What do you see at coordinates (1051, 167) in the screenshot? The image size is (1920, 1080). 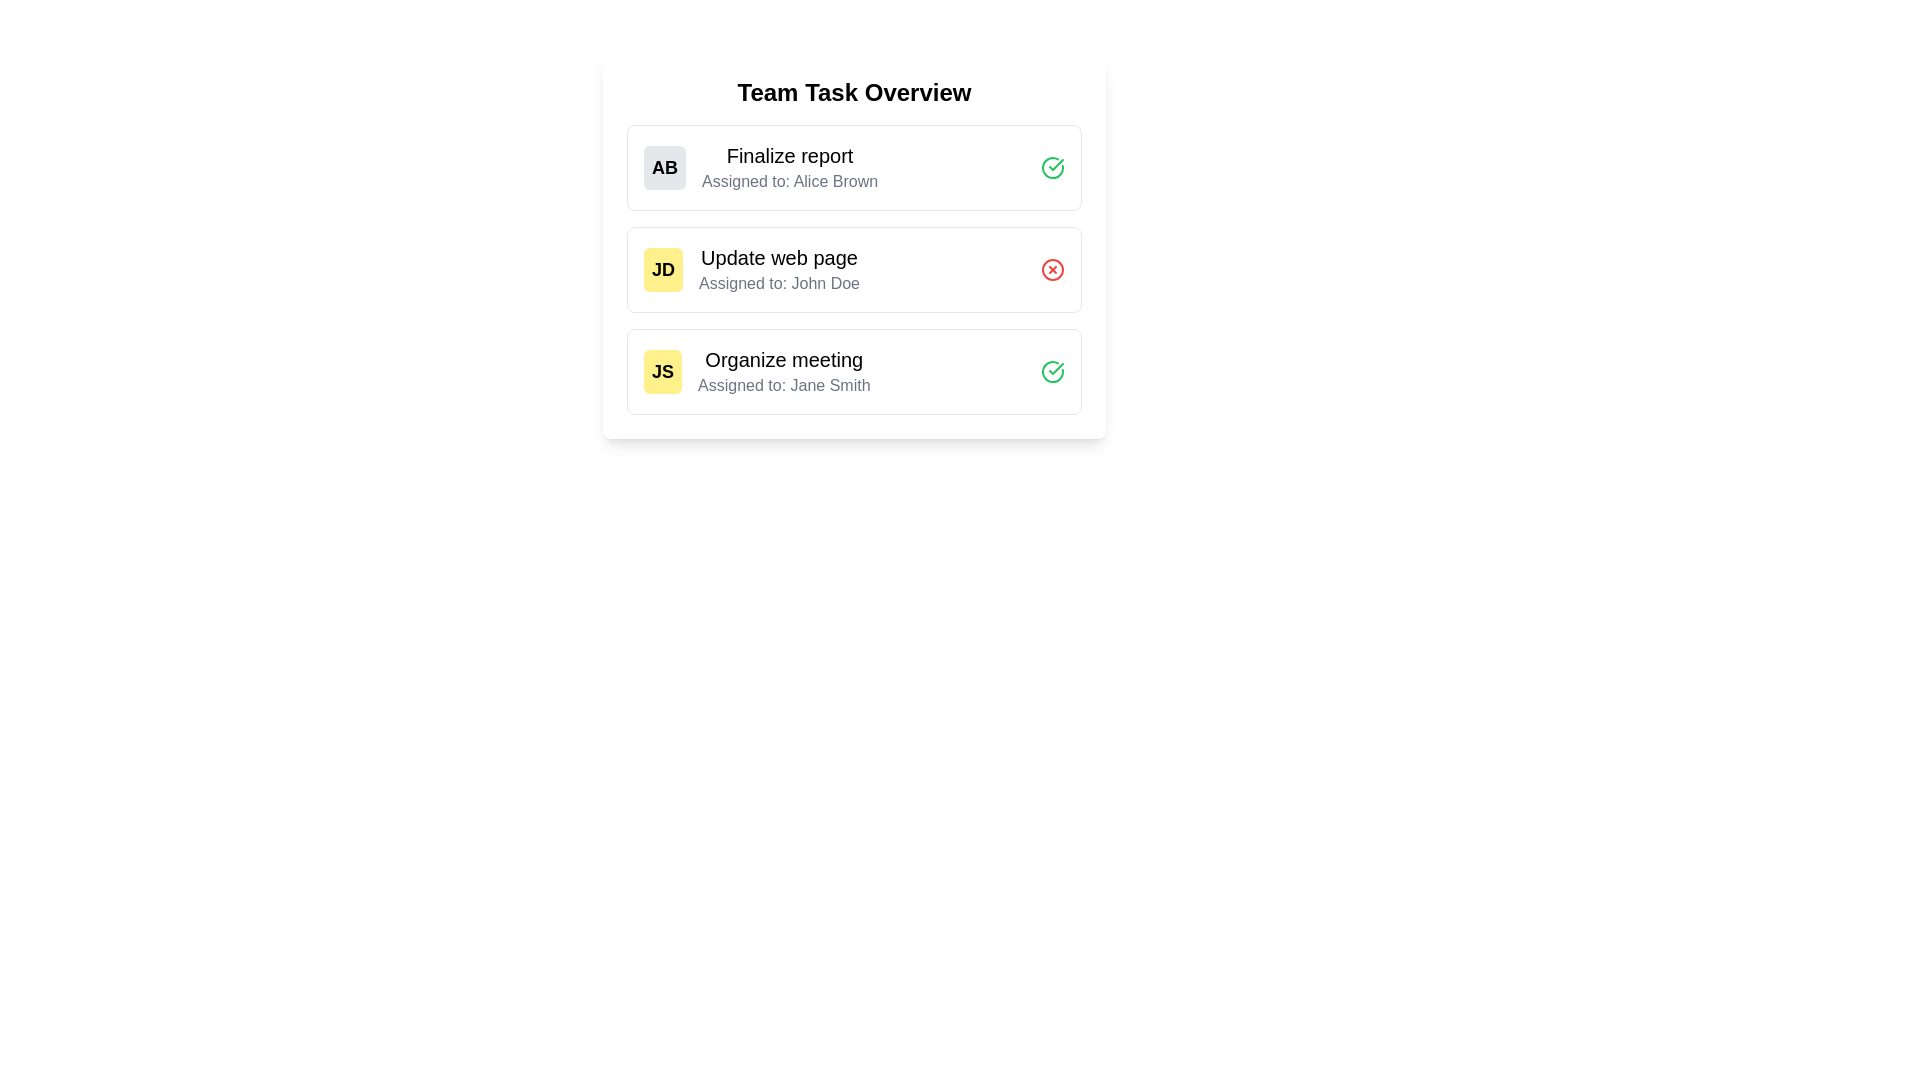 I see `the circular green check mark icon indicating completion, located to the right of the text 'Finalize report' in the task list` at bounding box center [1051, 167].